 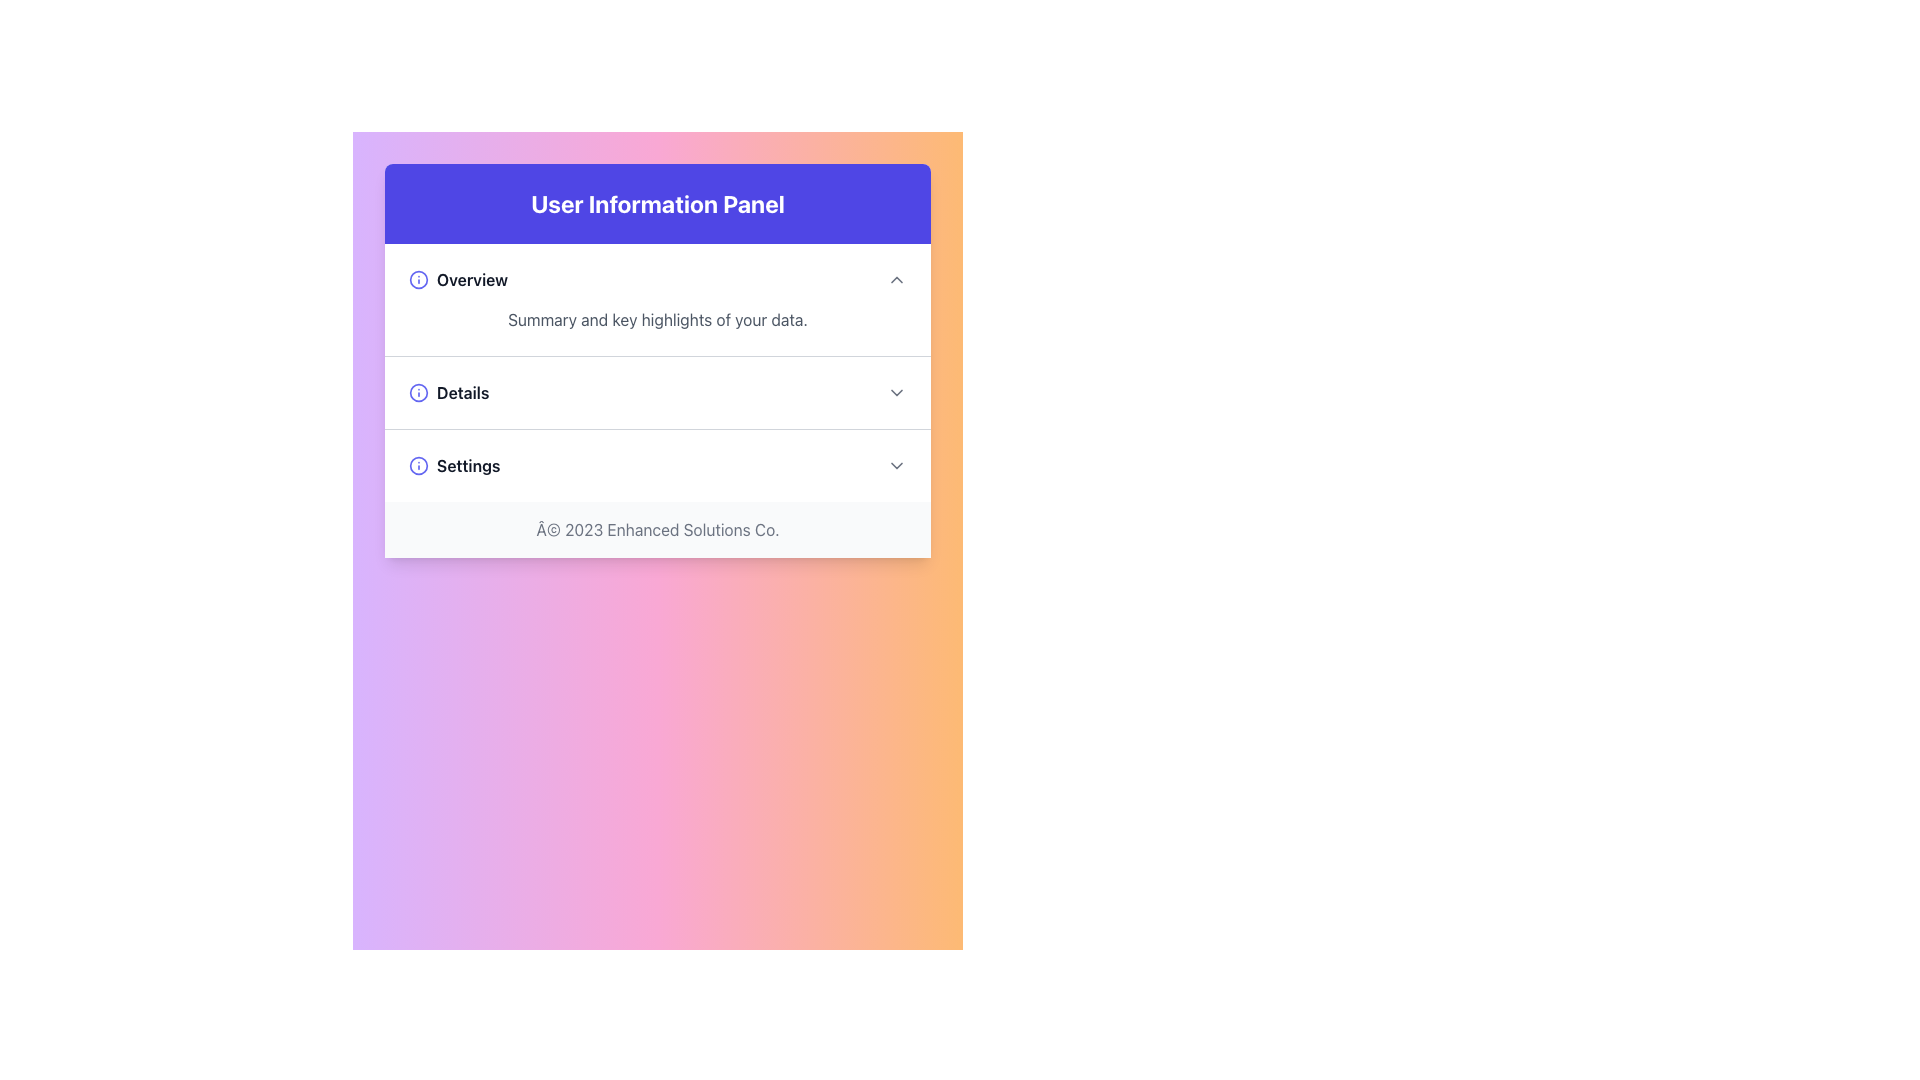 What do you see at coordinates (417, 280) in the screenshot?
I see `the circular indigo icon with an 'i' symbol located to the left of the 'Overview' text in the main panel` at bounding box center [417, 280].